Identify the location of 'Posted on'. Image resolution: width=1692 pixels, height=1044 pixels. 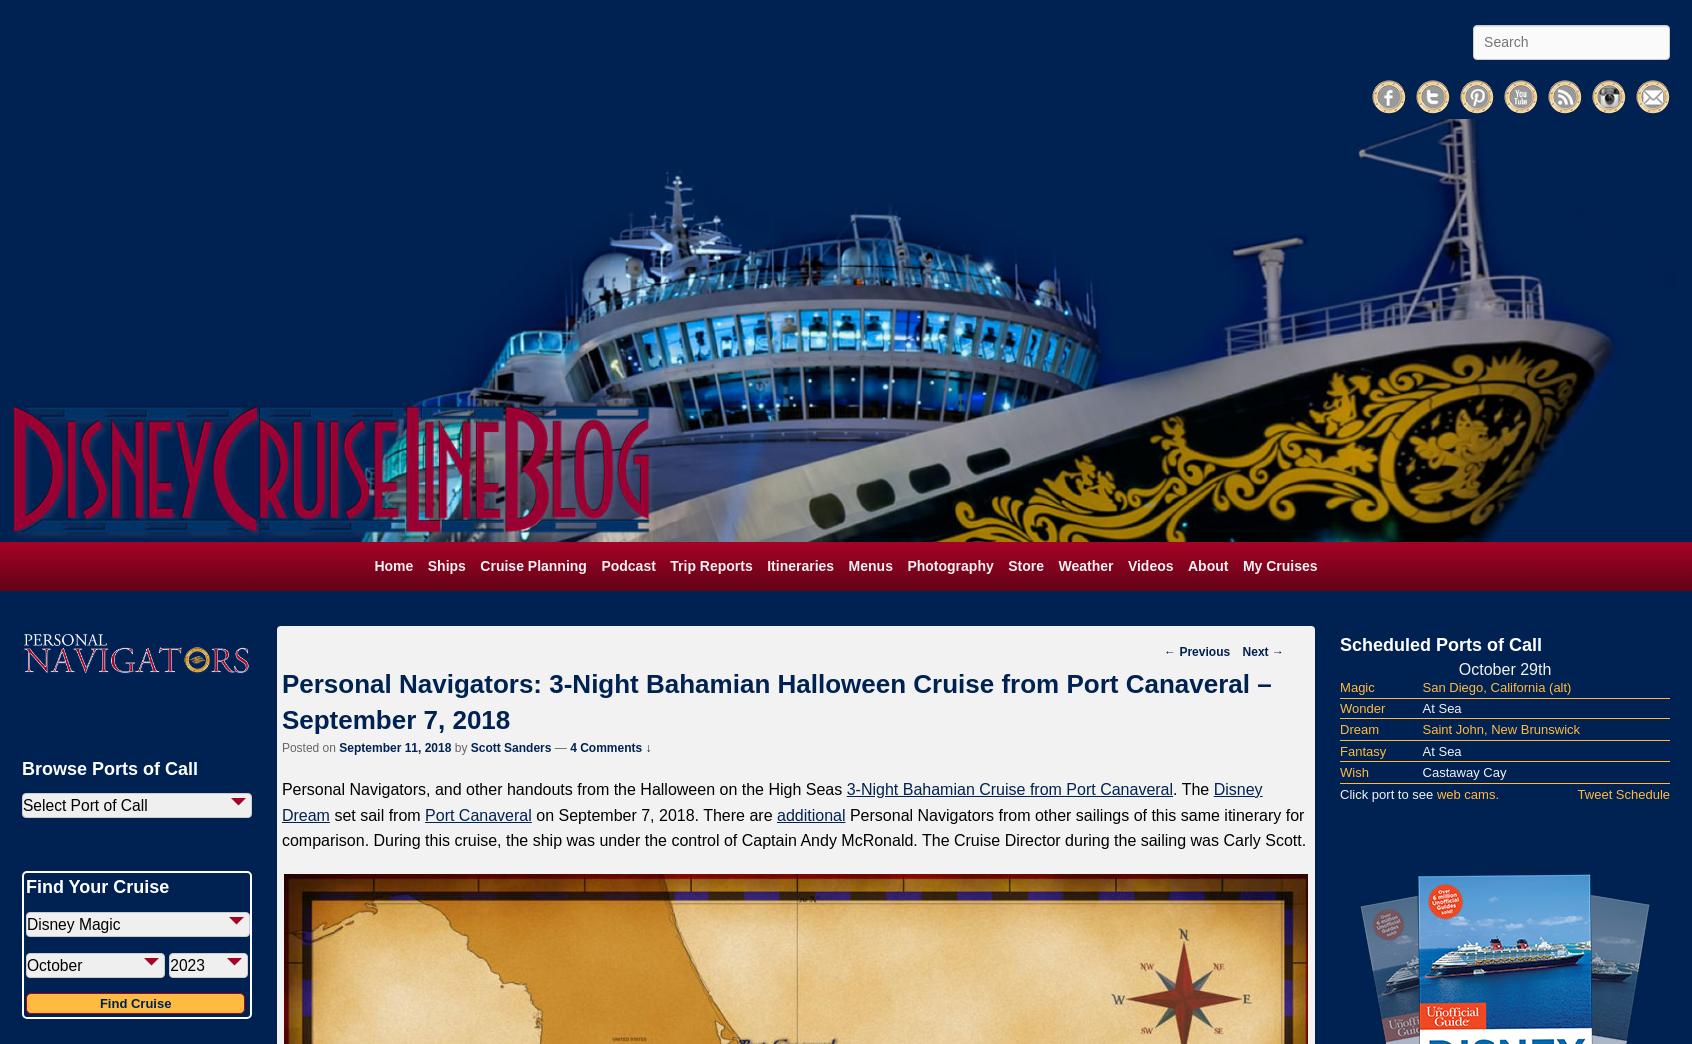
(308, 746).